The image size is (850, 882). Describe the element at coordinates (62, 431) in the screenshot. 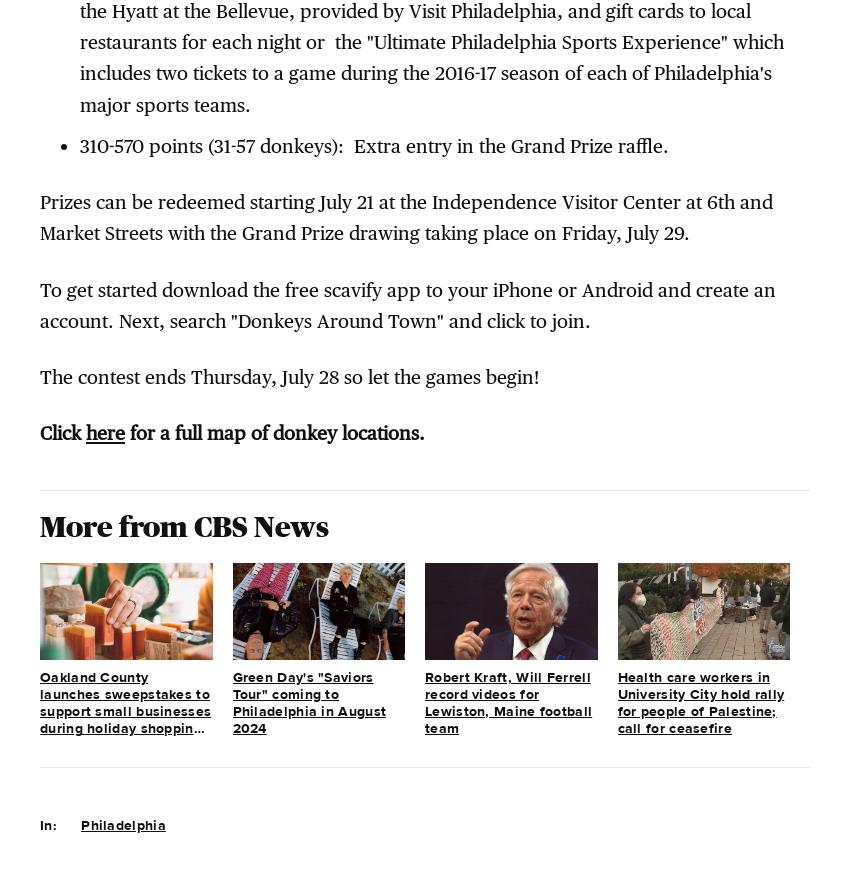

I see `'Click'` at that location.